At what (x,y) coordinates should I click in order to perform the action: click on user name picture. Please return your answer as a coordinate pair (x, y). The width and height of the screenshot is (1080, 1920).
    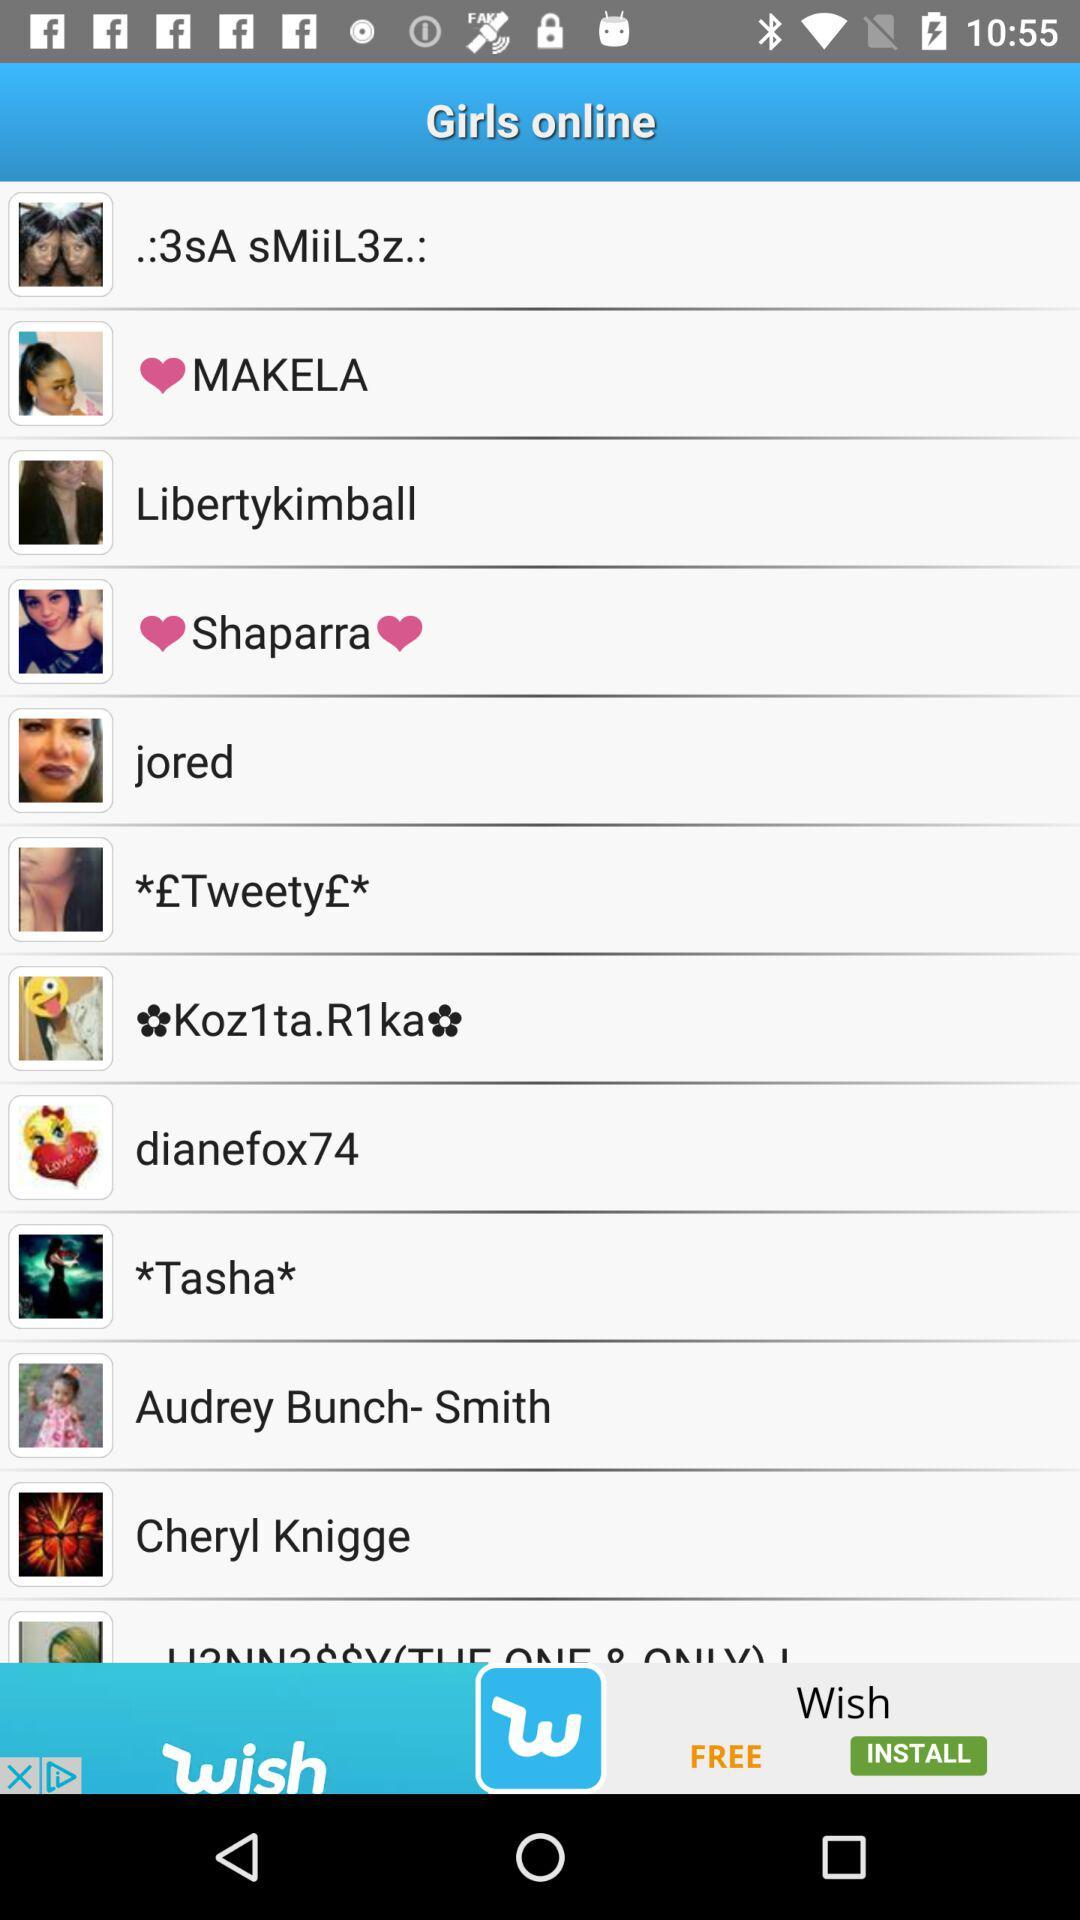
    Looking at the image, I should click on (59, 888).